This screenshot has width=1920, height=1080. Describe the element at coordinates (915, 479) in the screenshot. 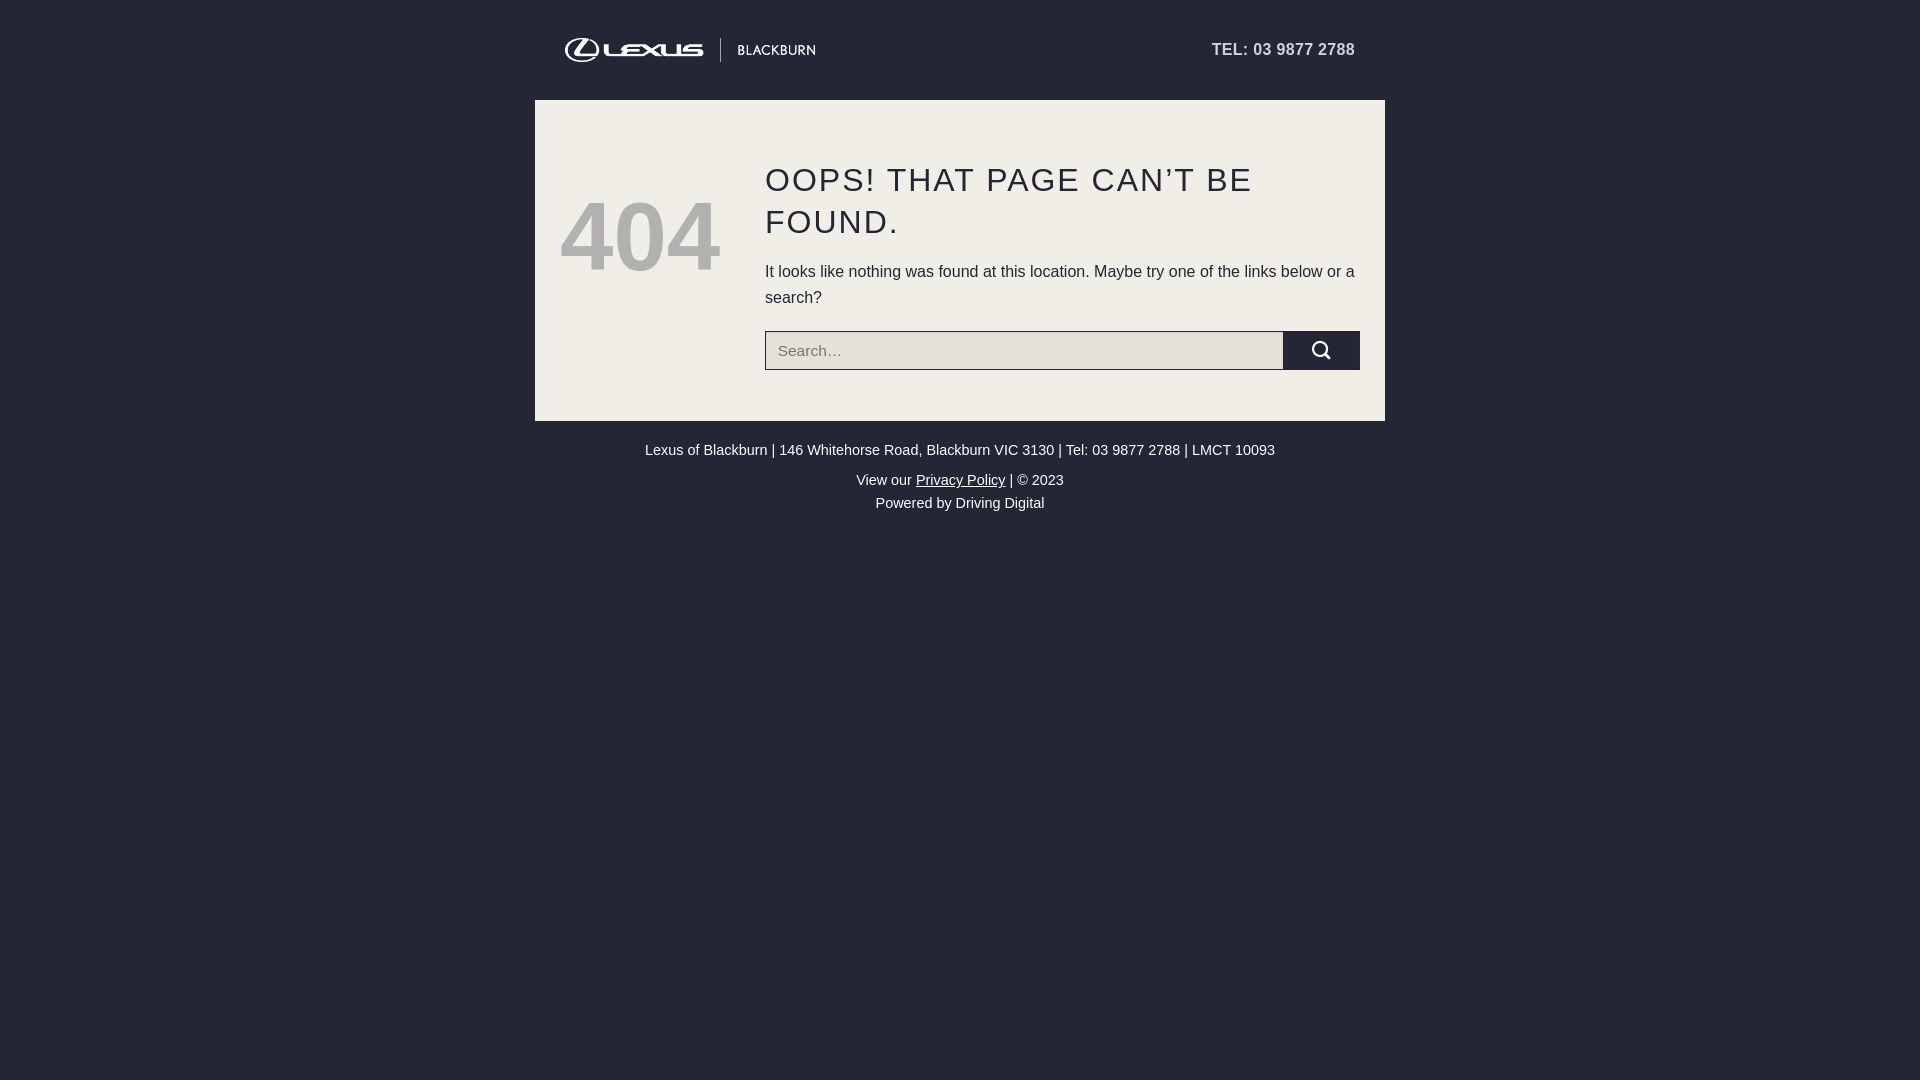

I see `'Privacy Policy'` at that location.